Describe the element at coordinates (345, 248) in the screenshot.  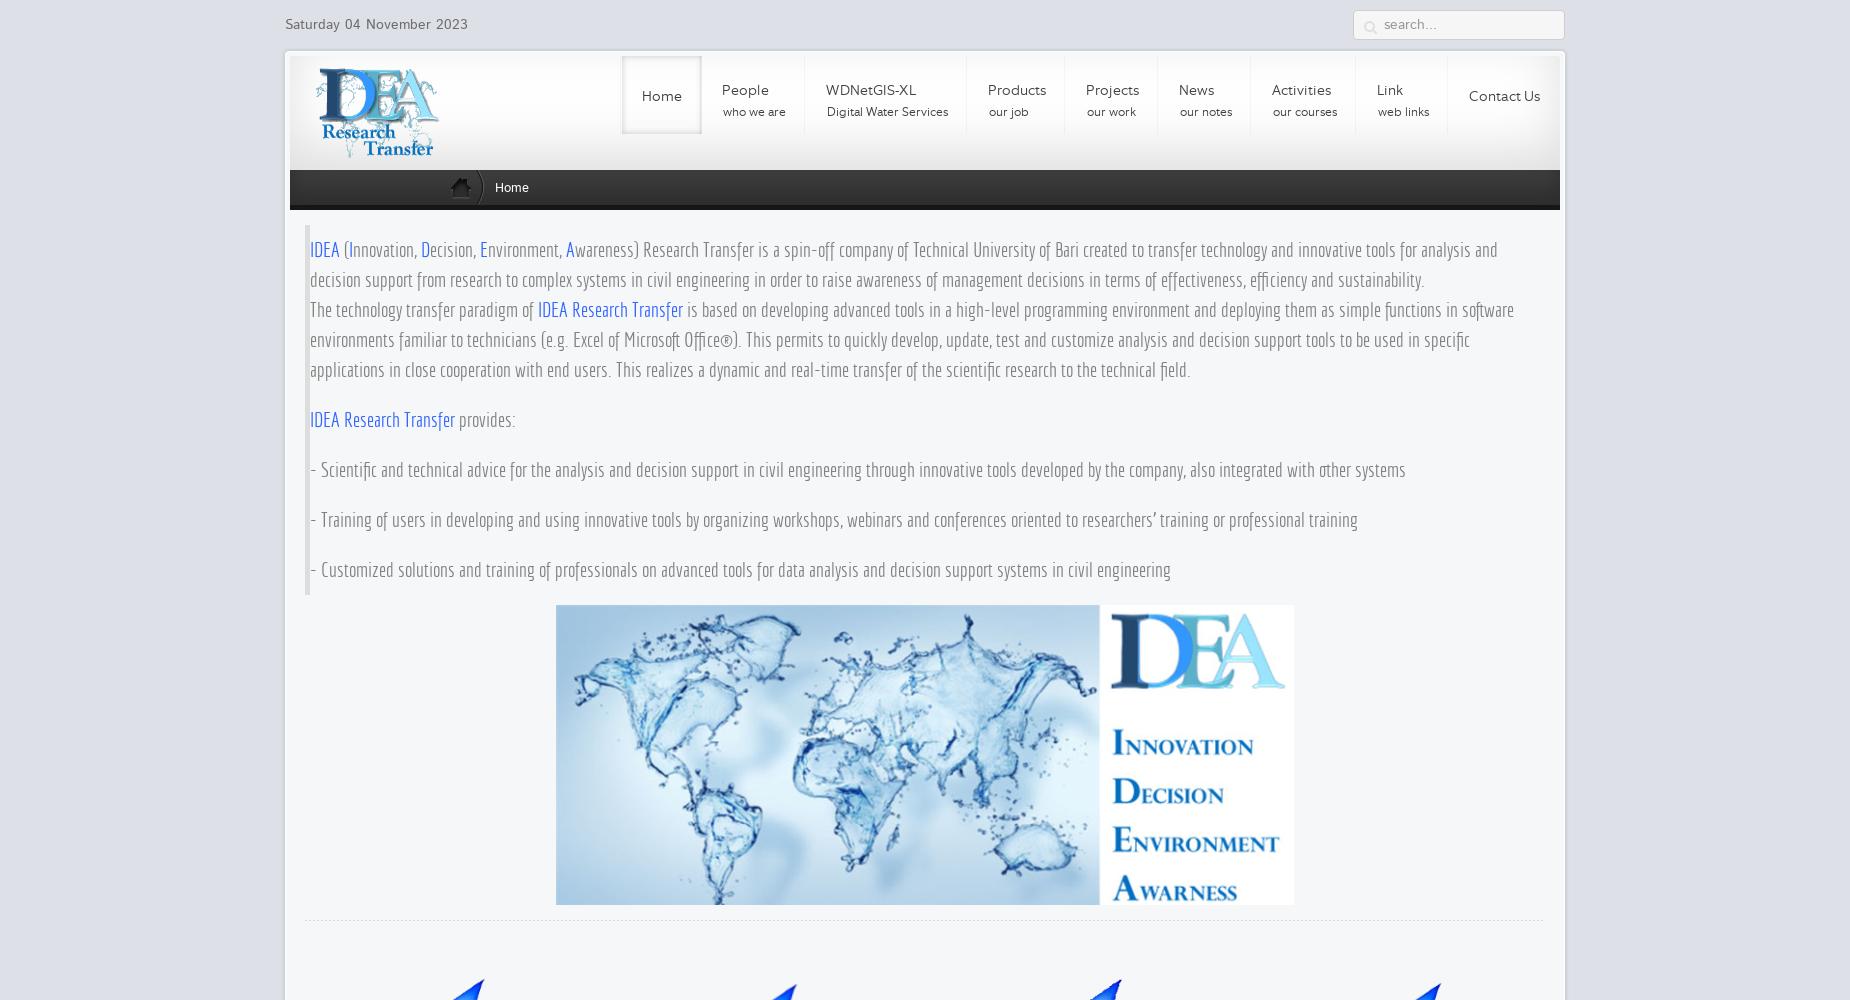
I see `'('` at that location.